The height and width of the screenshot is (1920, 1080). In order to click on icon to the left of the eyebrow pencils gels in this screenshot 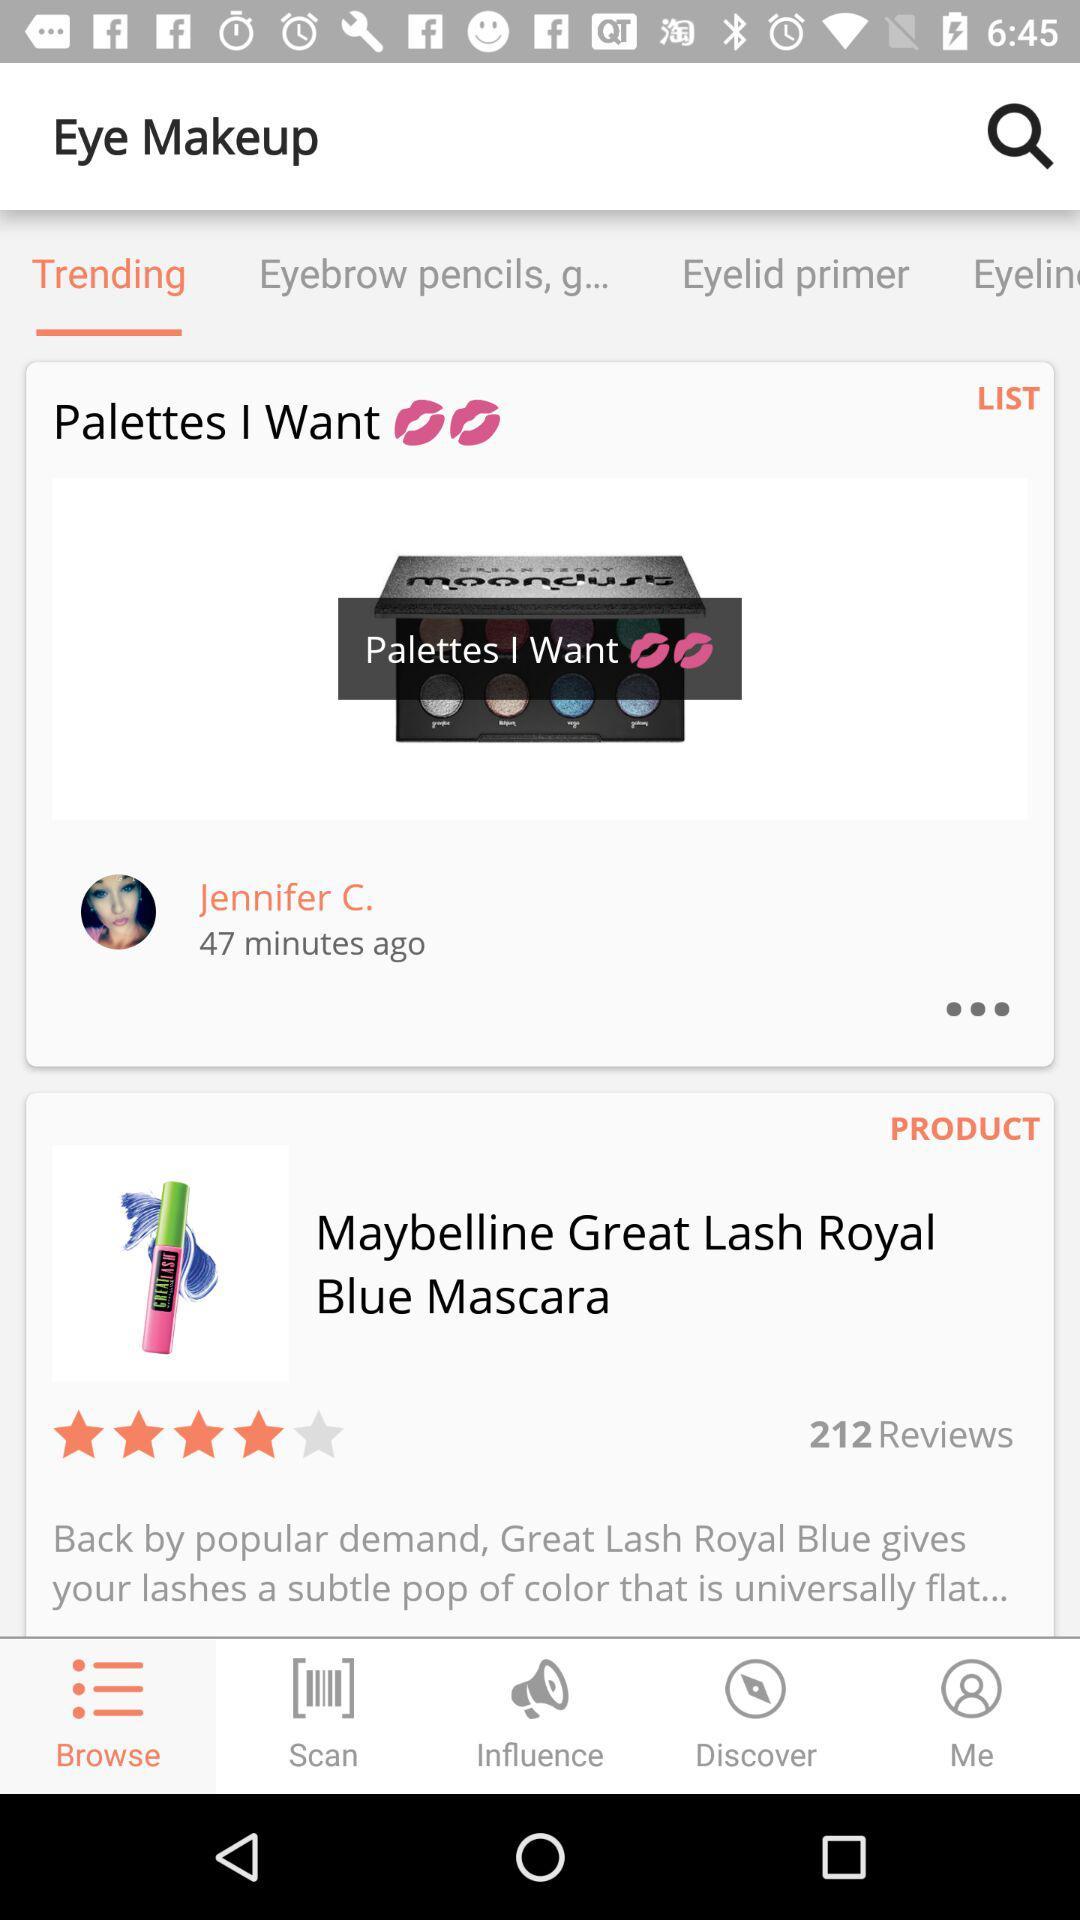, I will do `click(109, 272)`.